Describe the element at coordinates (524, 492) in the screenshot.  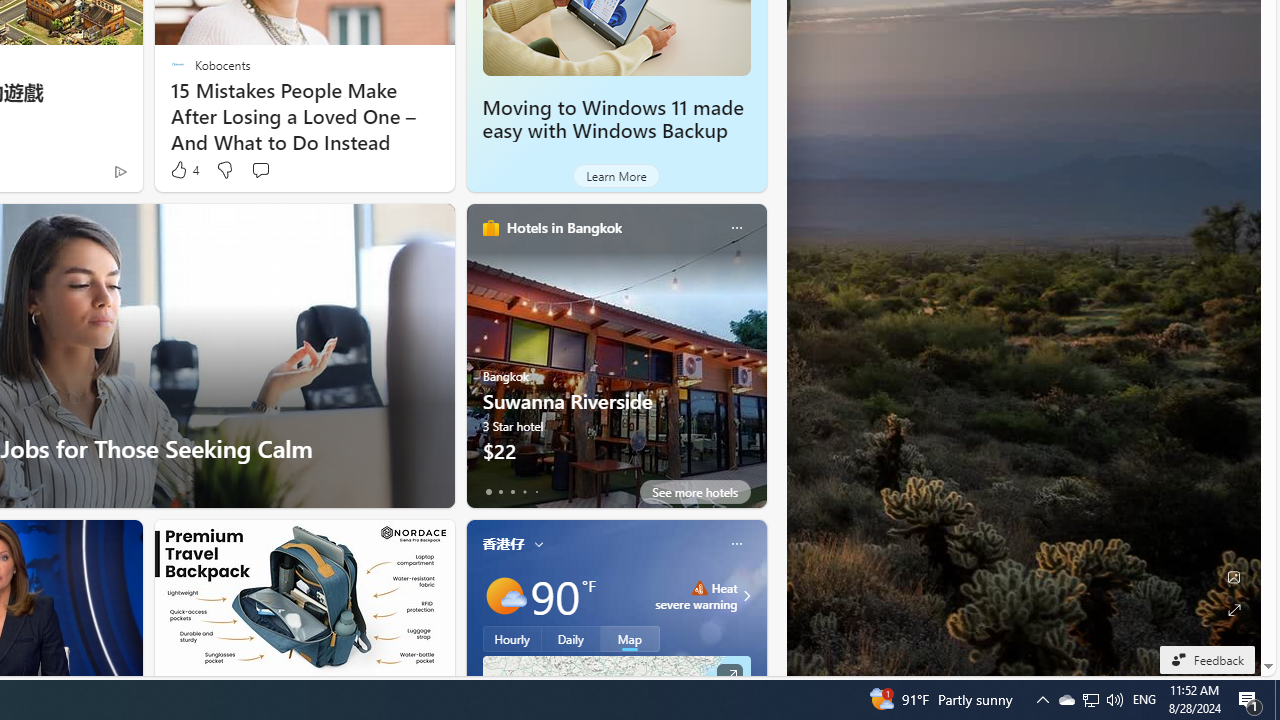
I see `'tab-3'` at that location.